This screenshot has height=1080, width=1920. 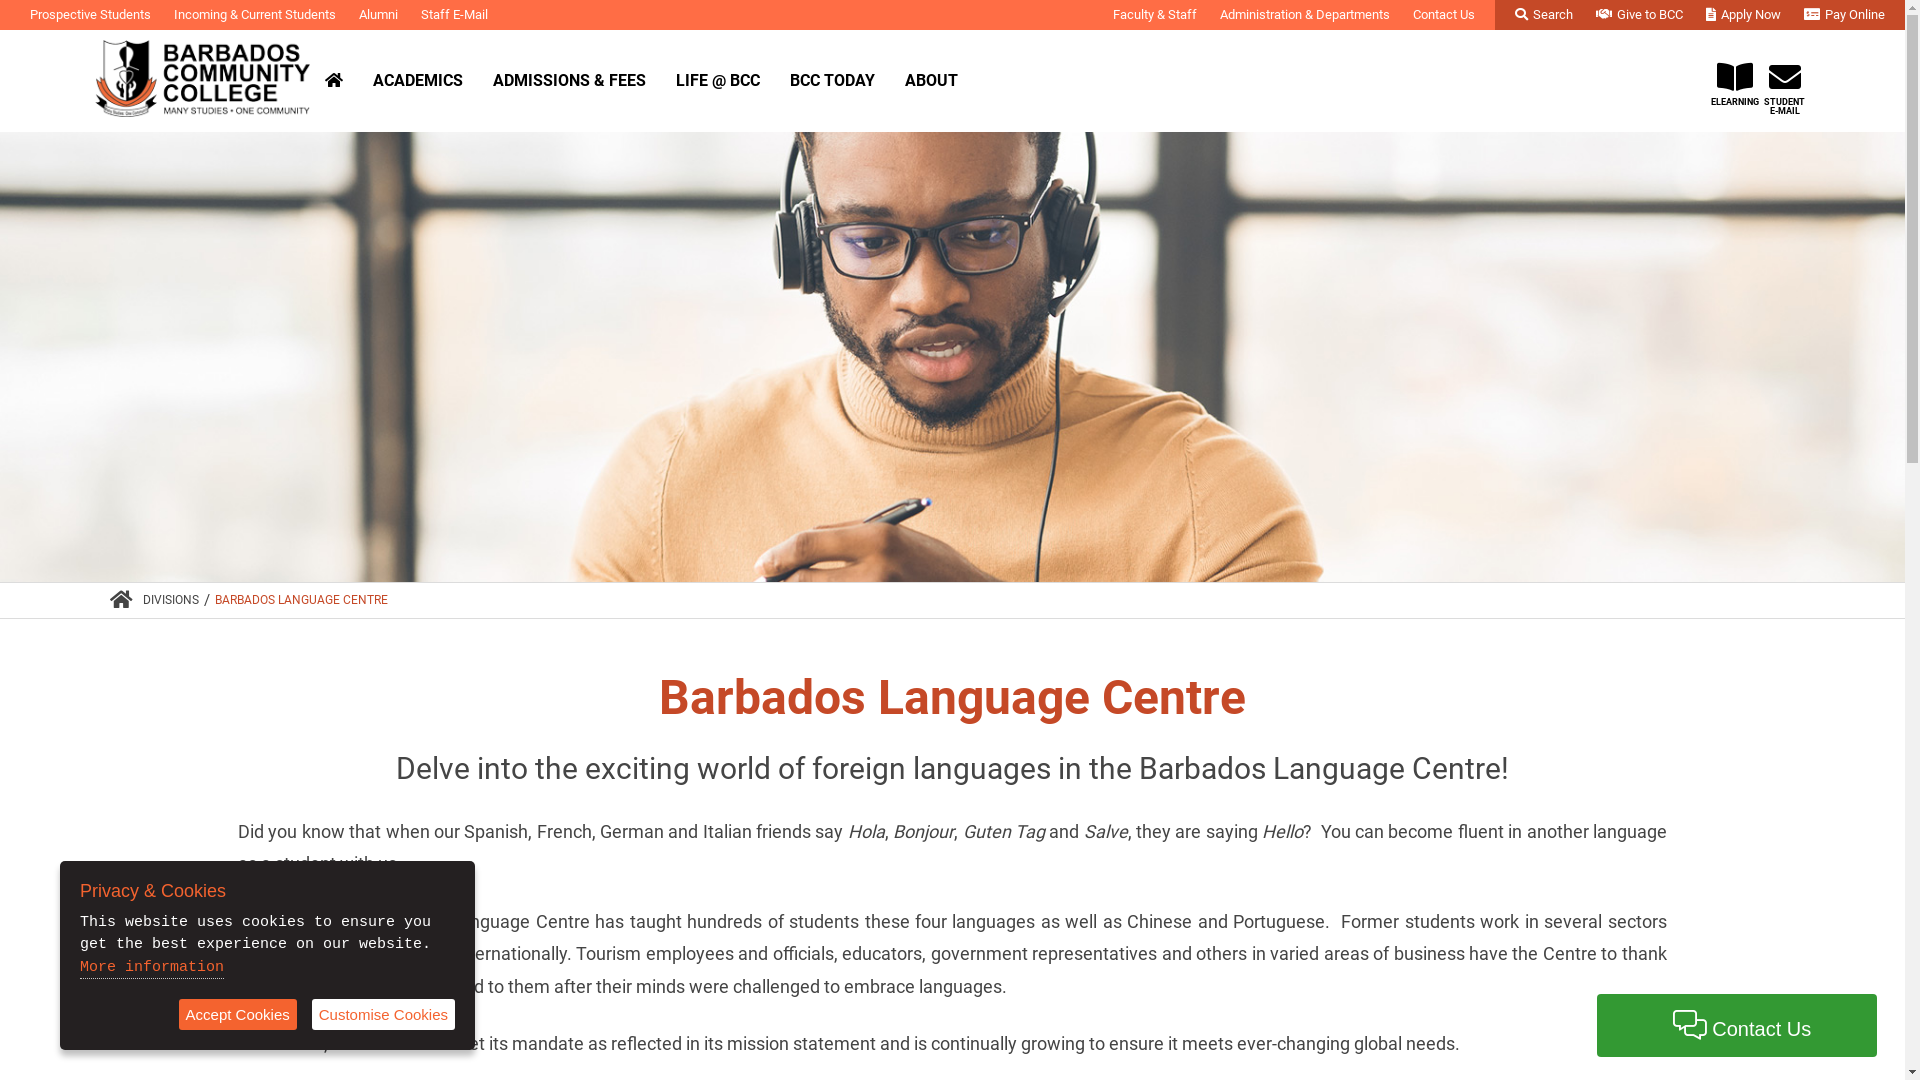 What do you see at coordinates (89, 14) in the screenshot?
I see `'Prospective Students'` at bounding box center [89, 14].